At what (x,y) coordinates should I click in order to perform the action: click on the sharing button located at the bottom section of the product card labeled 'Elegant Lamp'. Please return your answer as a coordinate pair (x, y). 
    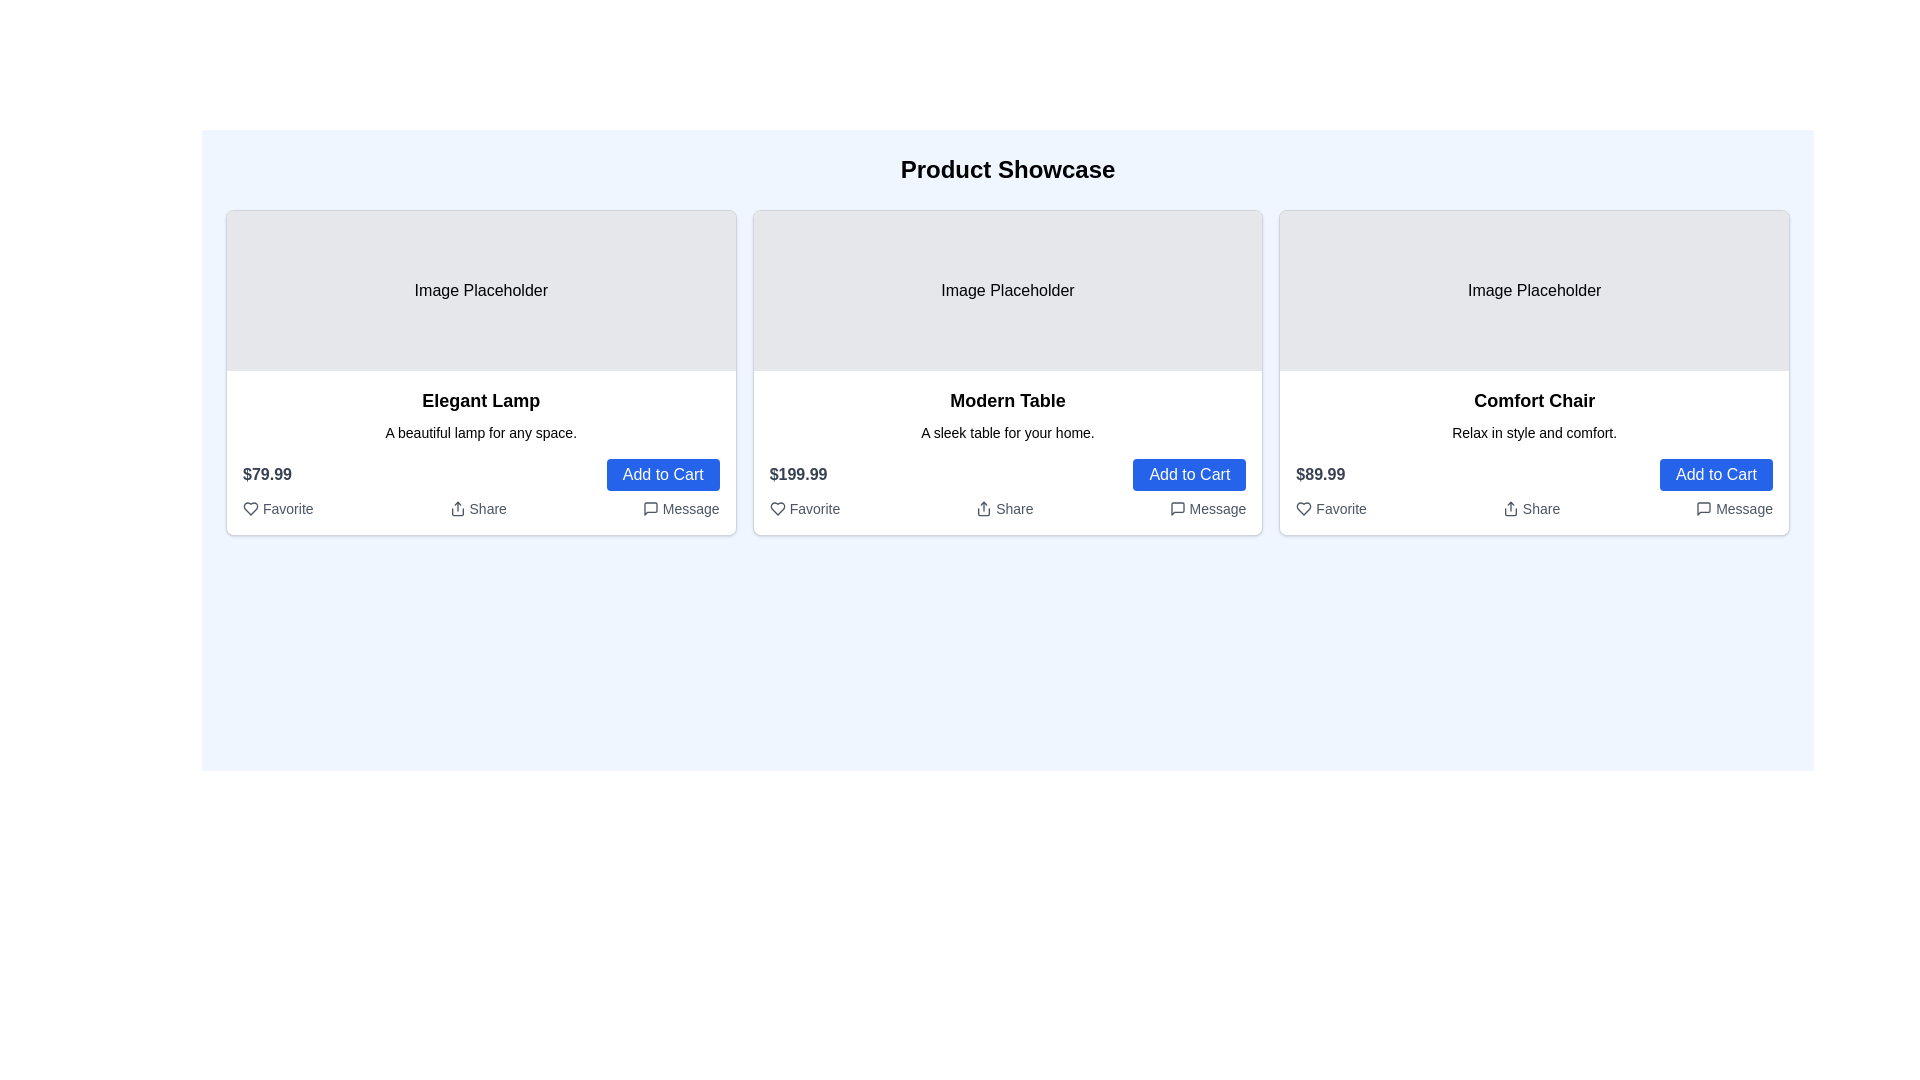
    Looking at the image, I should click on (477, 508).